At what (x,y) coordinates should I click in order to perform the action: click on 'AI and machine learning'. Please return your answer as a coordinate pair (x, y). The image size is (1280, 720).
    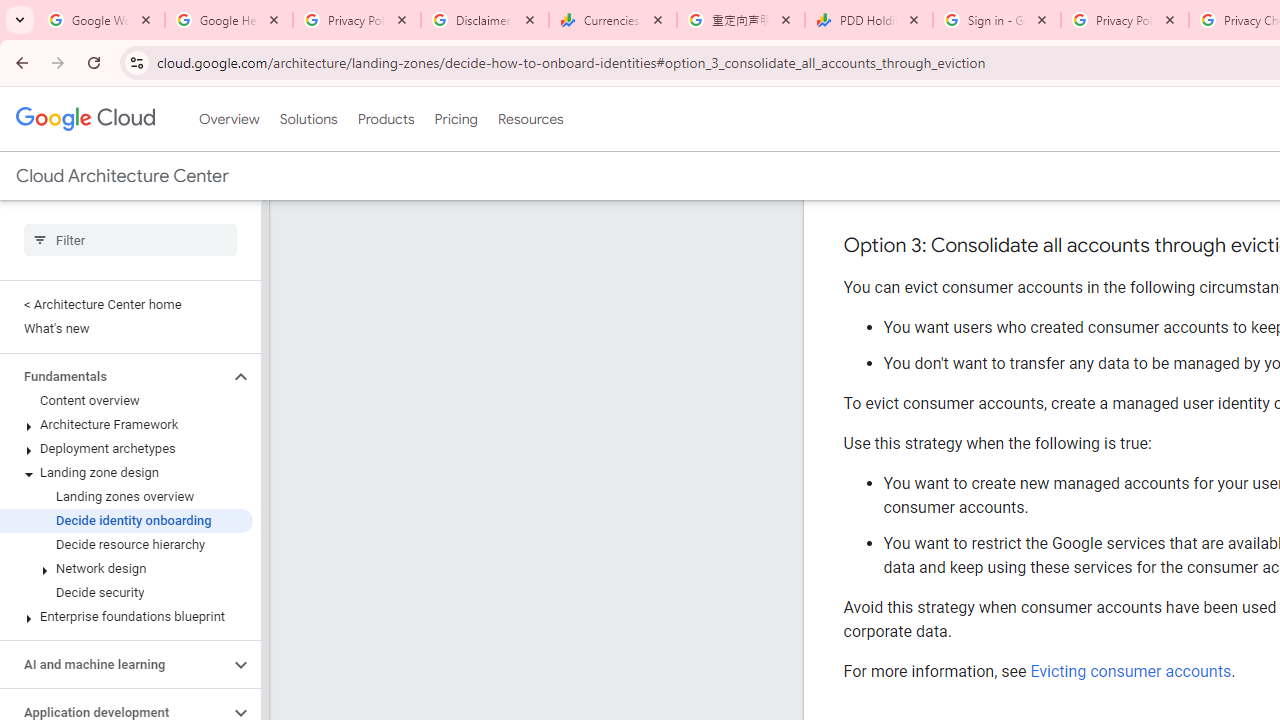
    Looking at the image, I should click on (113, 664).